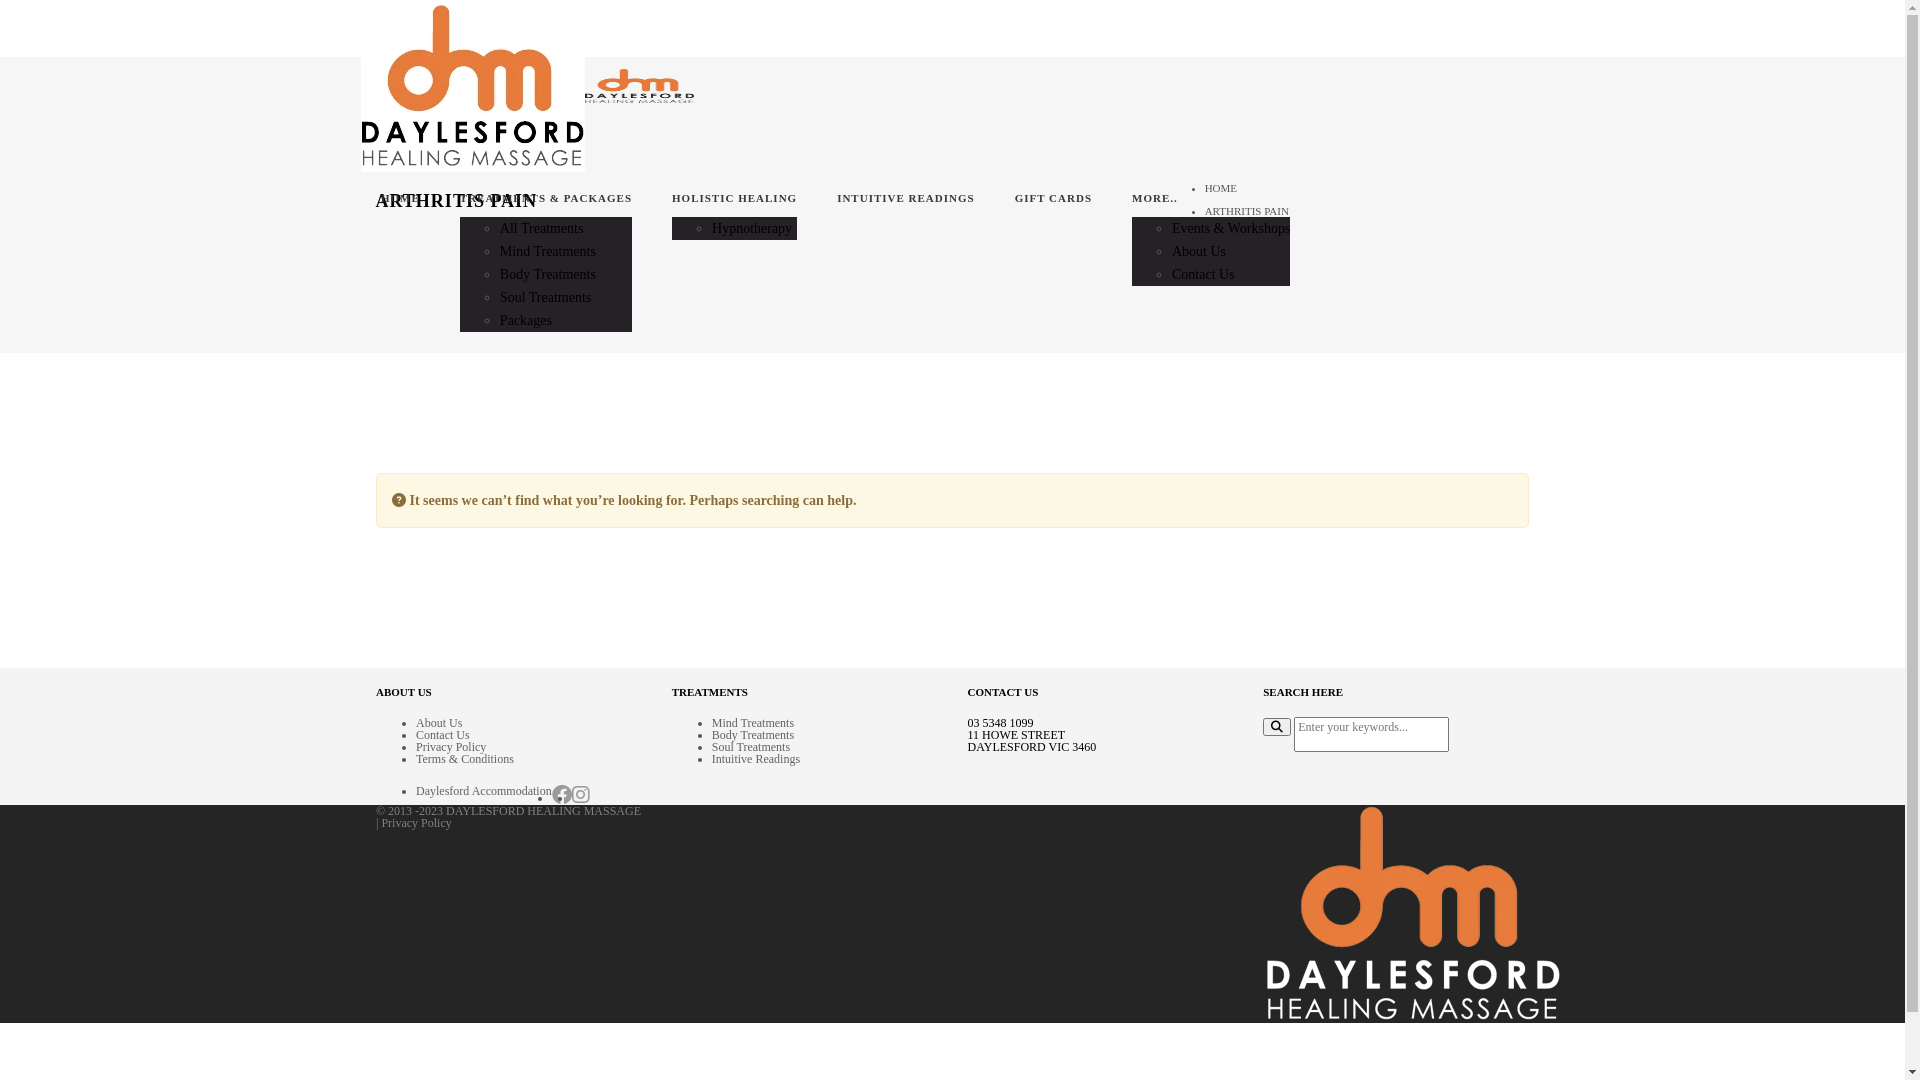  I want to click on 'Terms & Conditions', so click(464, 759).